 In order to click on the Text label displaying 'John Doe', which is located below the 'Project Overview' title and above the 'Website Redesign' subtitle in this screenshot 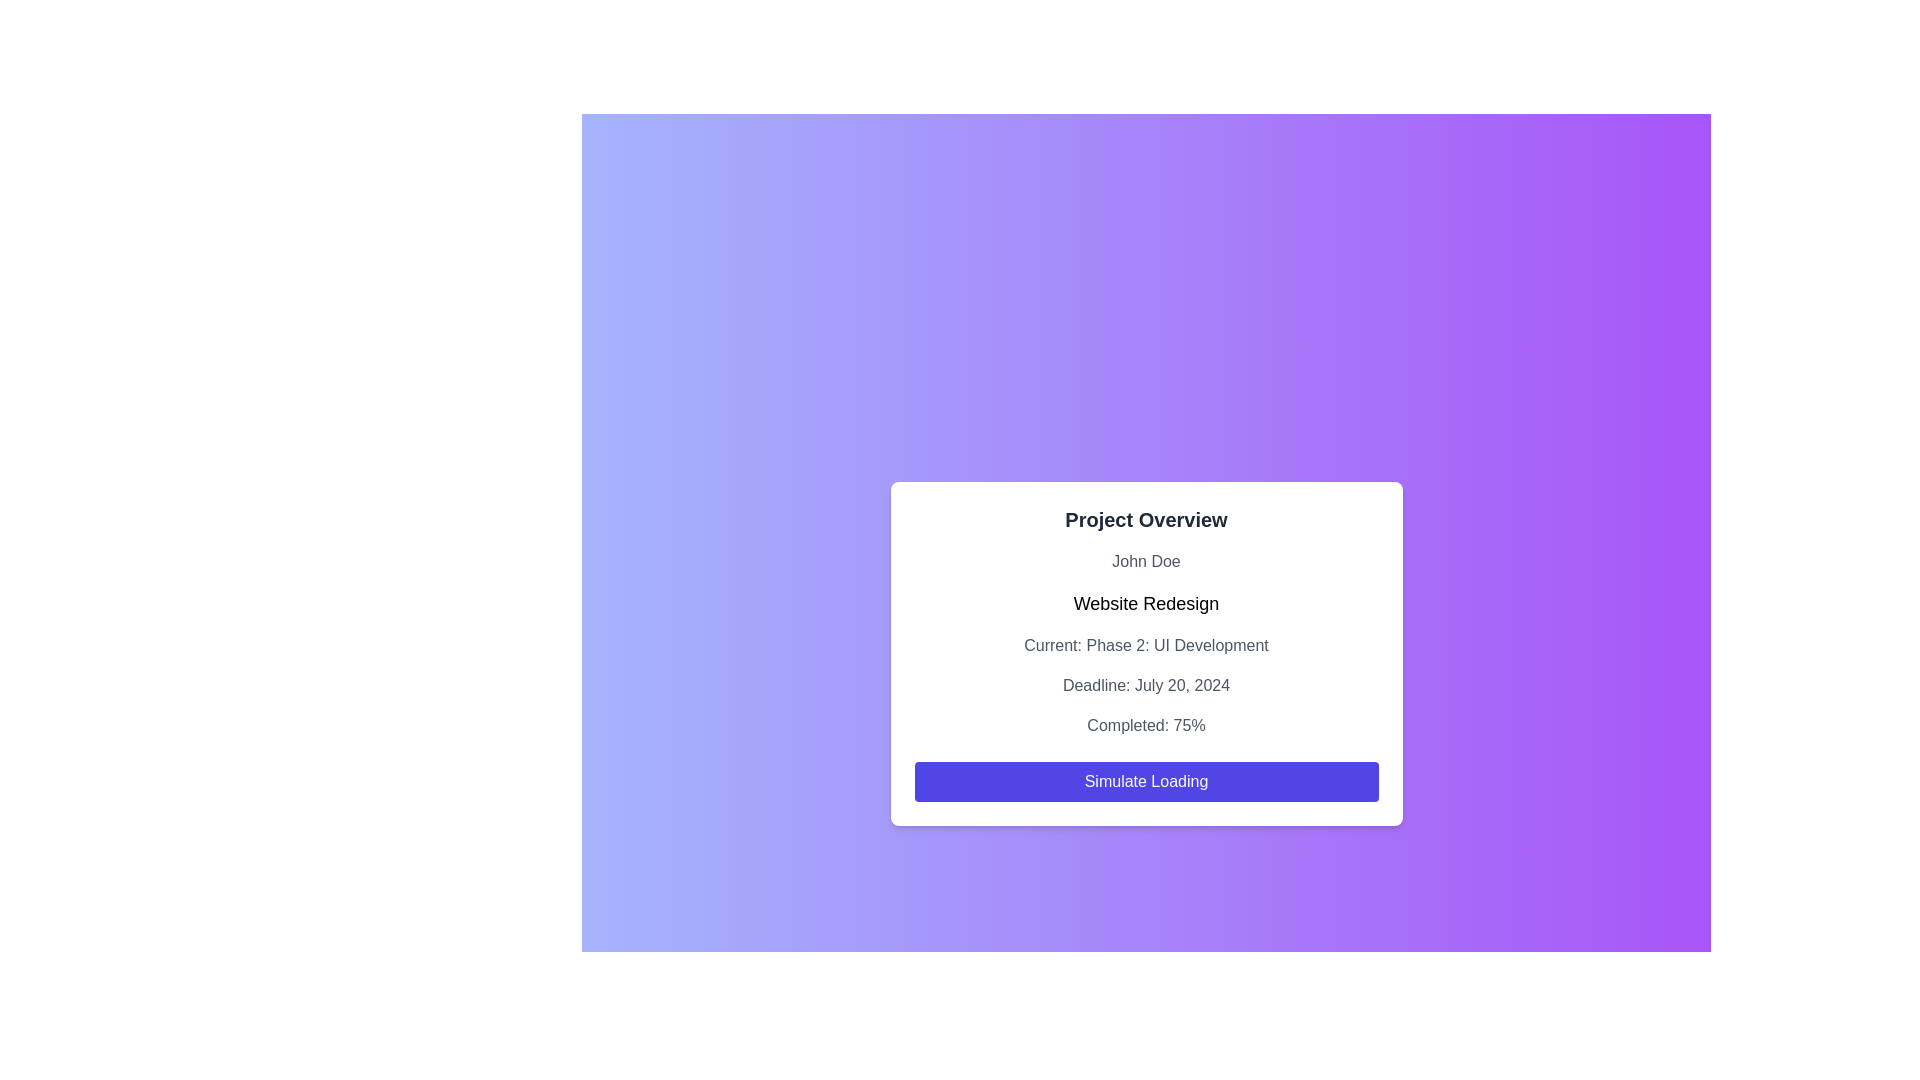, I will do `click(1146, 562)`.